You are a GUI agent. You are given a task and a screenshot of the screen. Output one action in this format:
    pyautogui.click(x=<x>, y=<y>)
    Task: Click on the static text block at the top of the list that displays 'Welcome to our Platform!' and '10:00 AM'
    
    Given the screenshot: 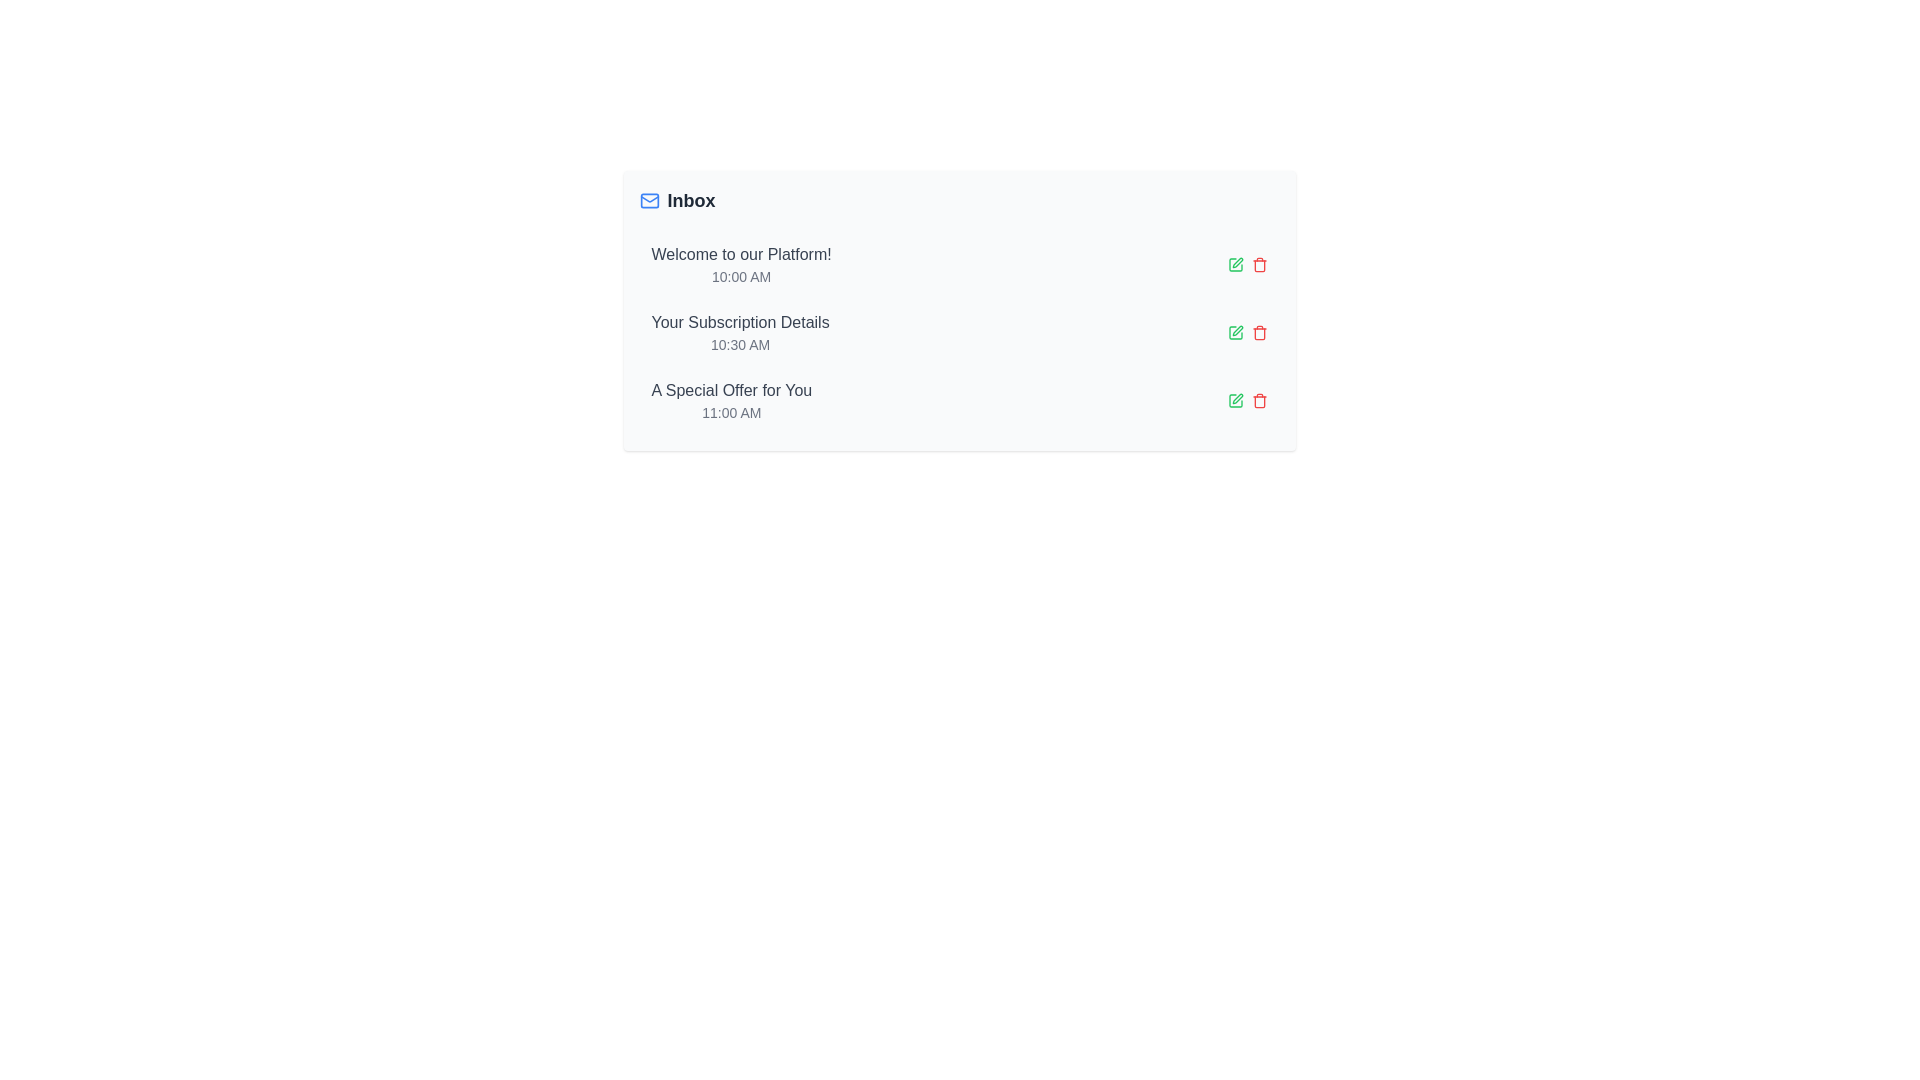 What is the action you would take?
    pyautogui.click(x=740, y=264)
    